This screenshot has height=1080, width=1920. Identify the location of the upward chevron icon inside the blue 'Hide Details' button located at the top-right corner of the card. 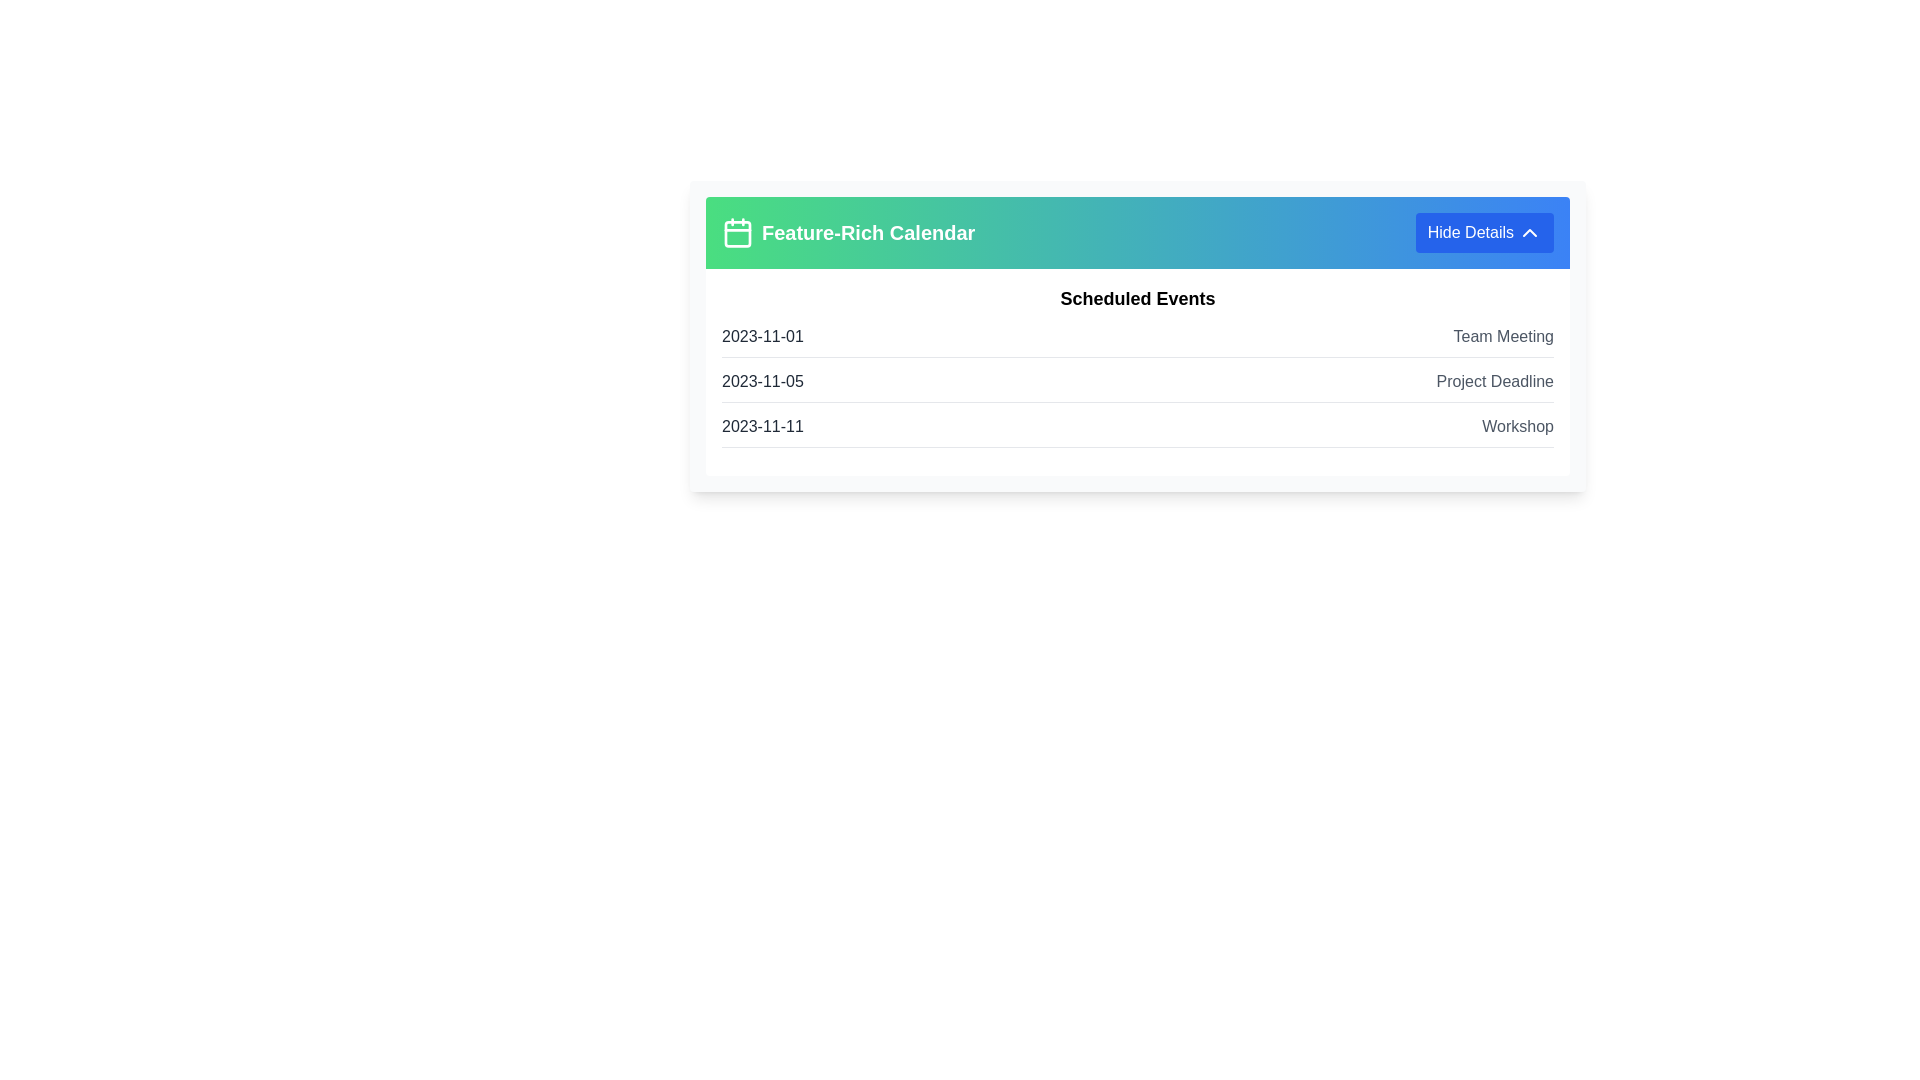
(1529, 231).